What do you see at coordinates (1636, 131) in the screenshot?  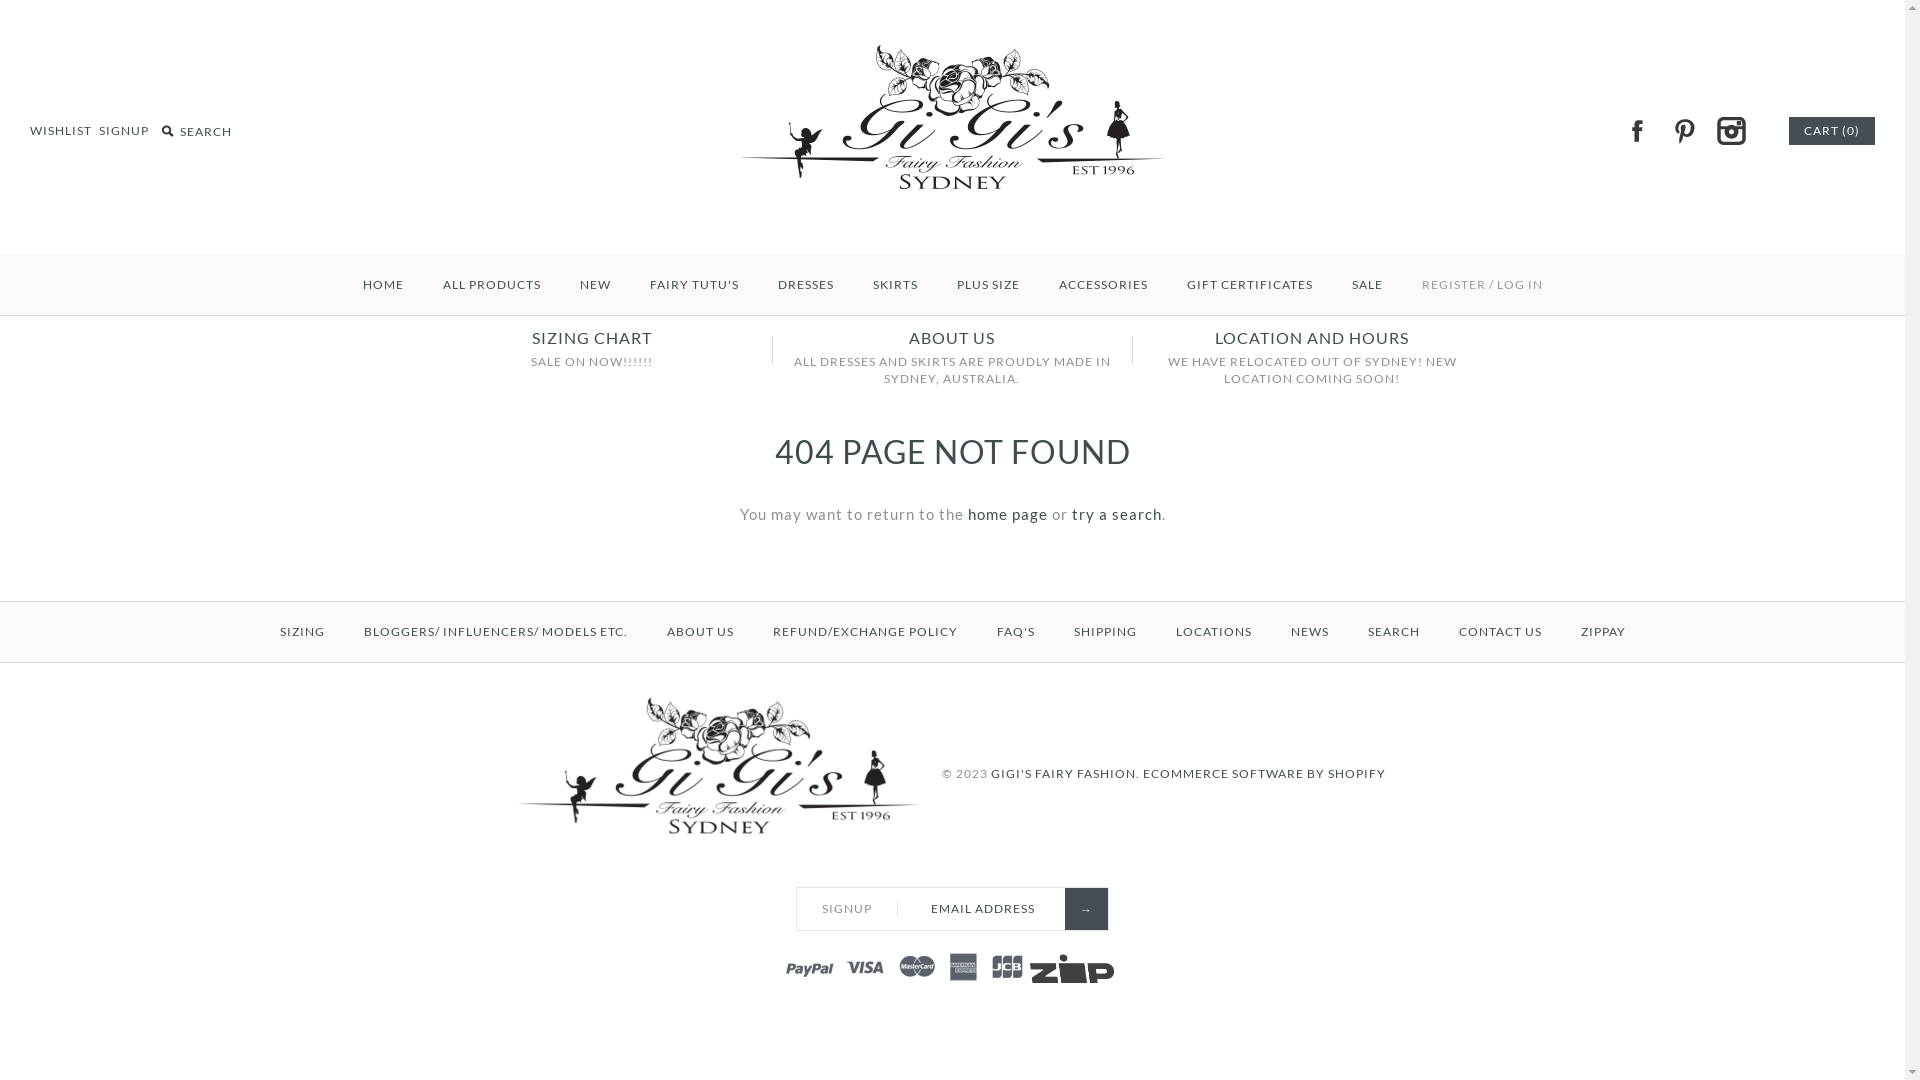 I see `'FACEBOOK'` at bounding box center [1636, 131].